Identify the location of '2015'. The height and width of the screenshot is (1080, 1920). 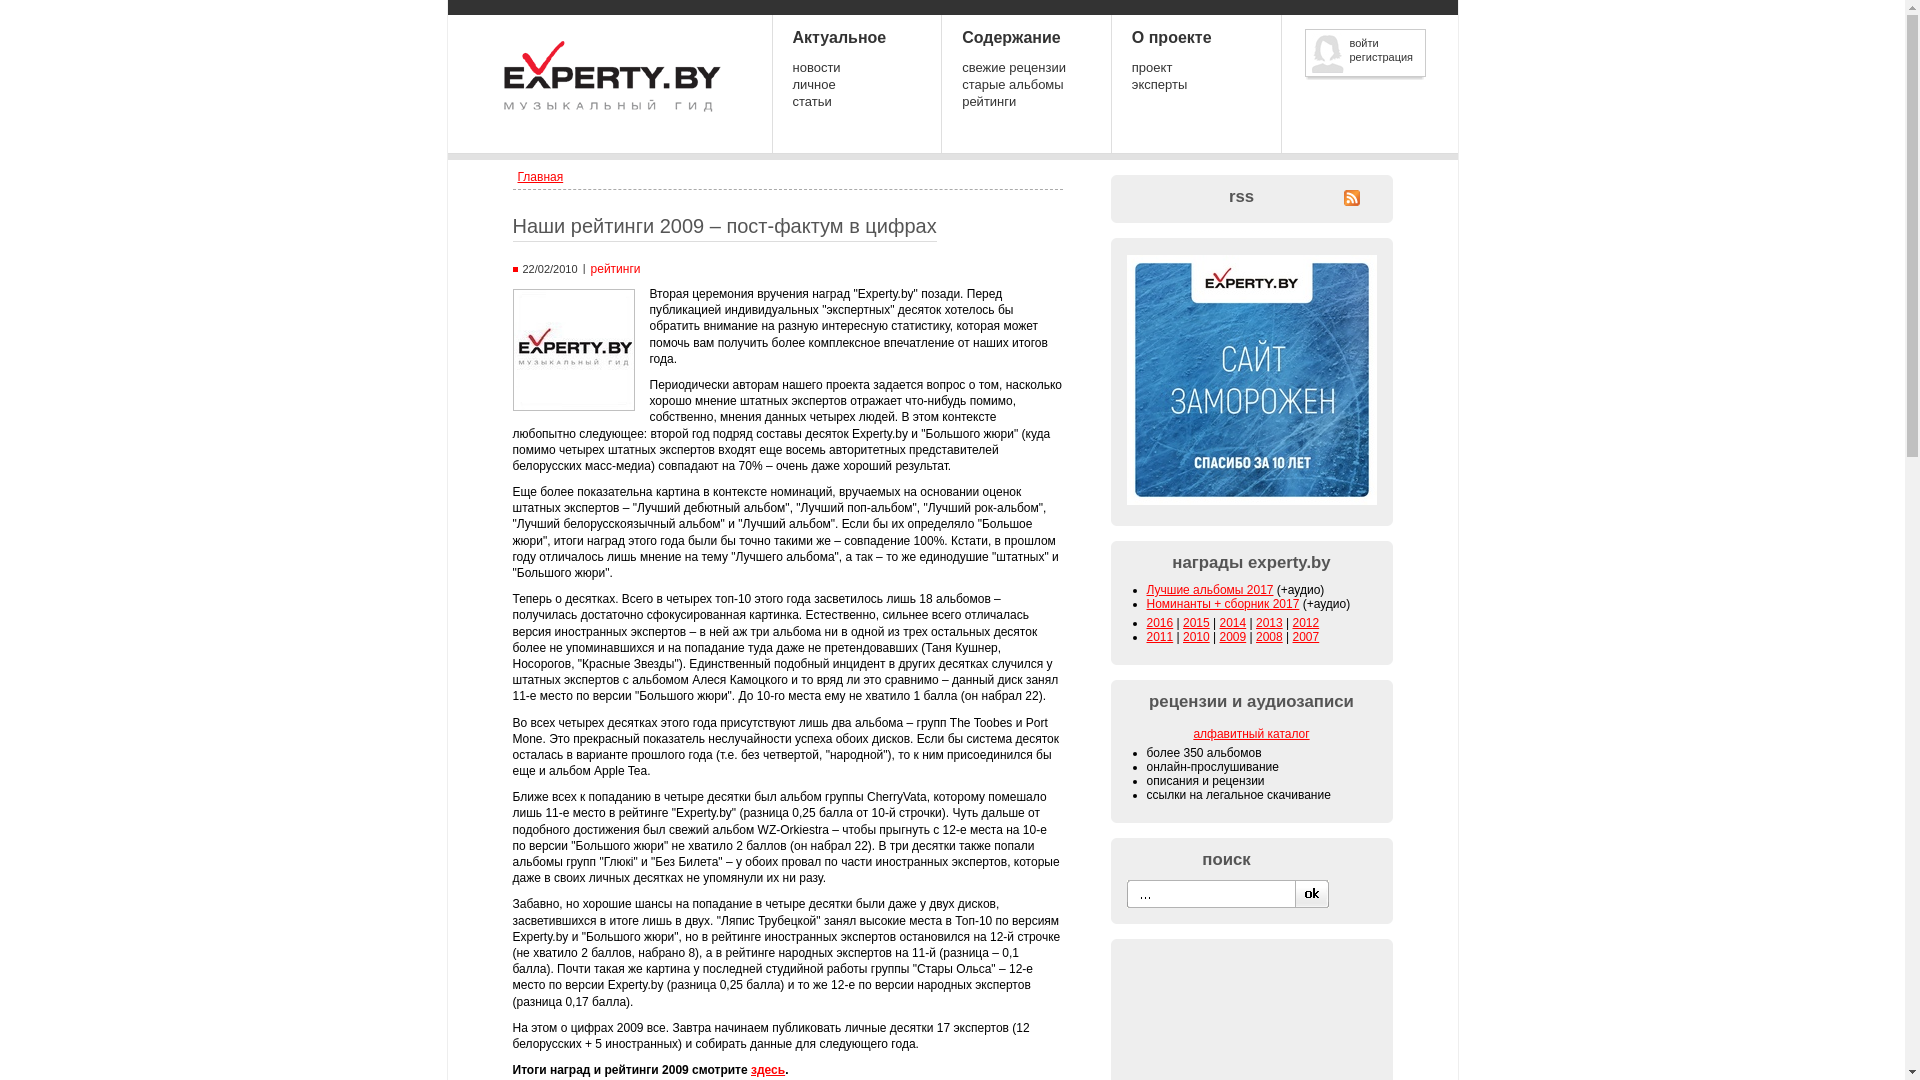
(1196, 622).